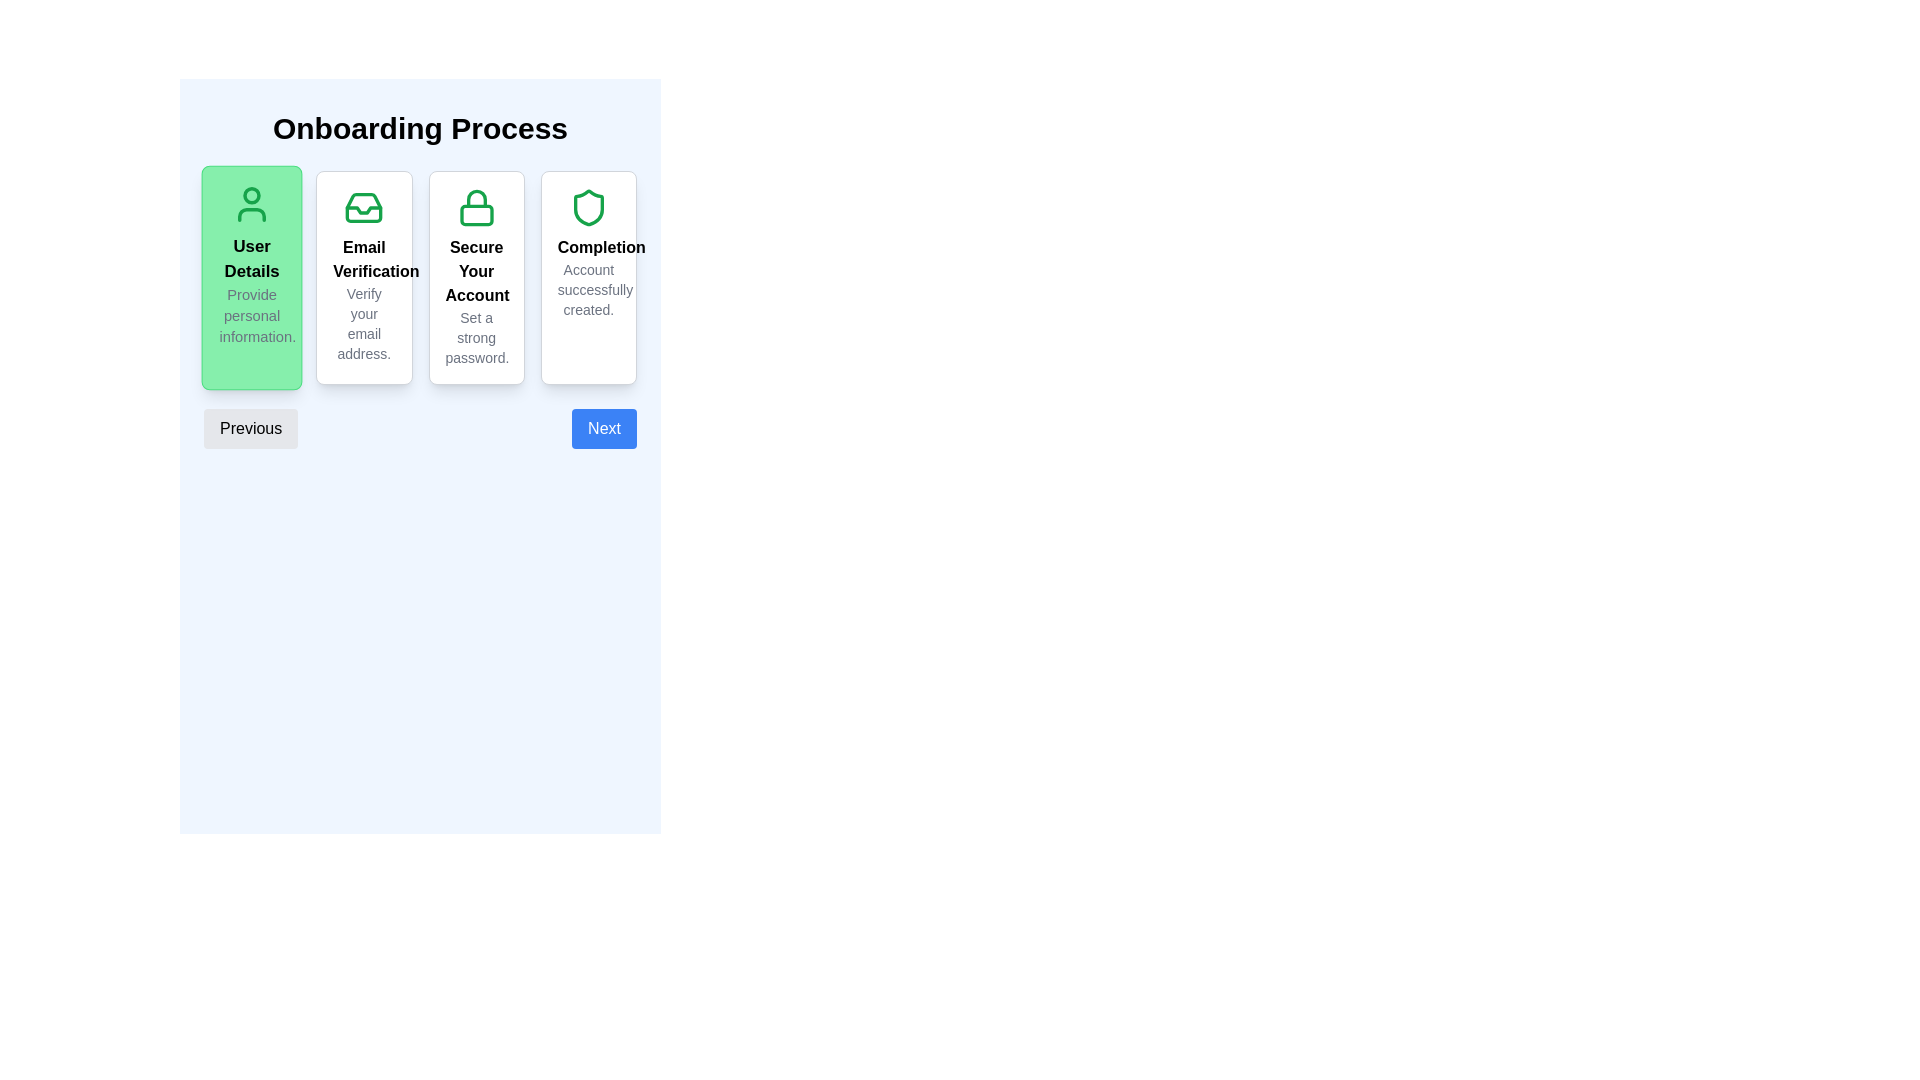 Image resolution: width=1920 pixels, height=1080 pixels. What do you see at coordinates (419, 280) in the screenshot?
I see `the heading element labeled 'Onboarding Process' which is styled in bold and positioned at the top center of the page above the step cards` at bounding box center [419, 280].